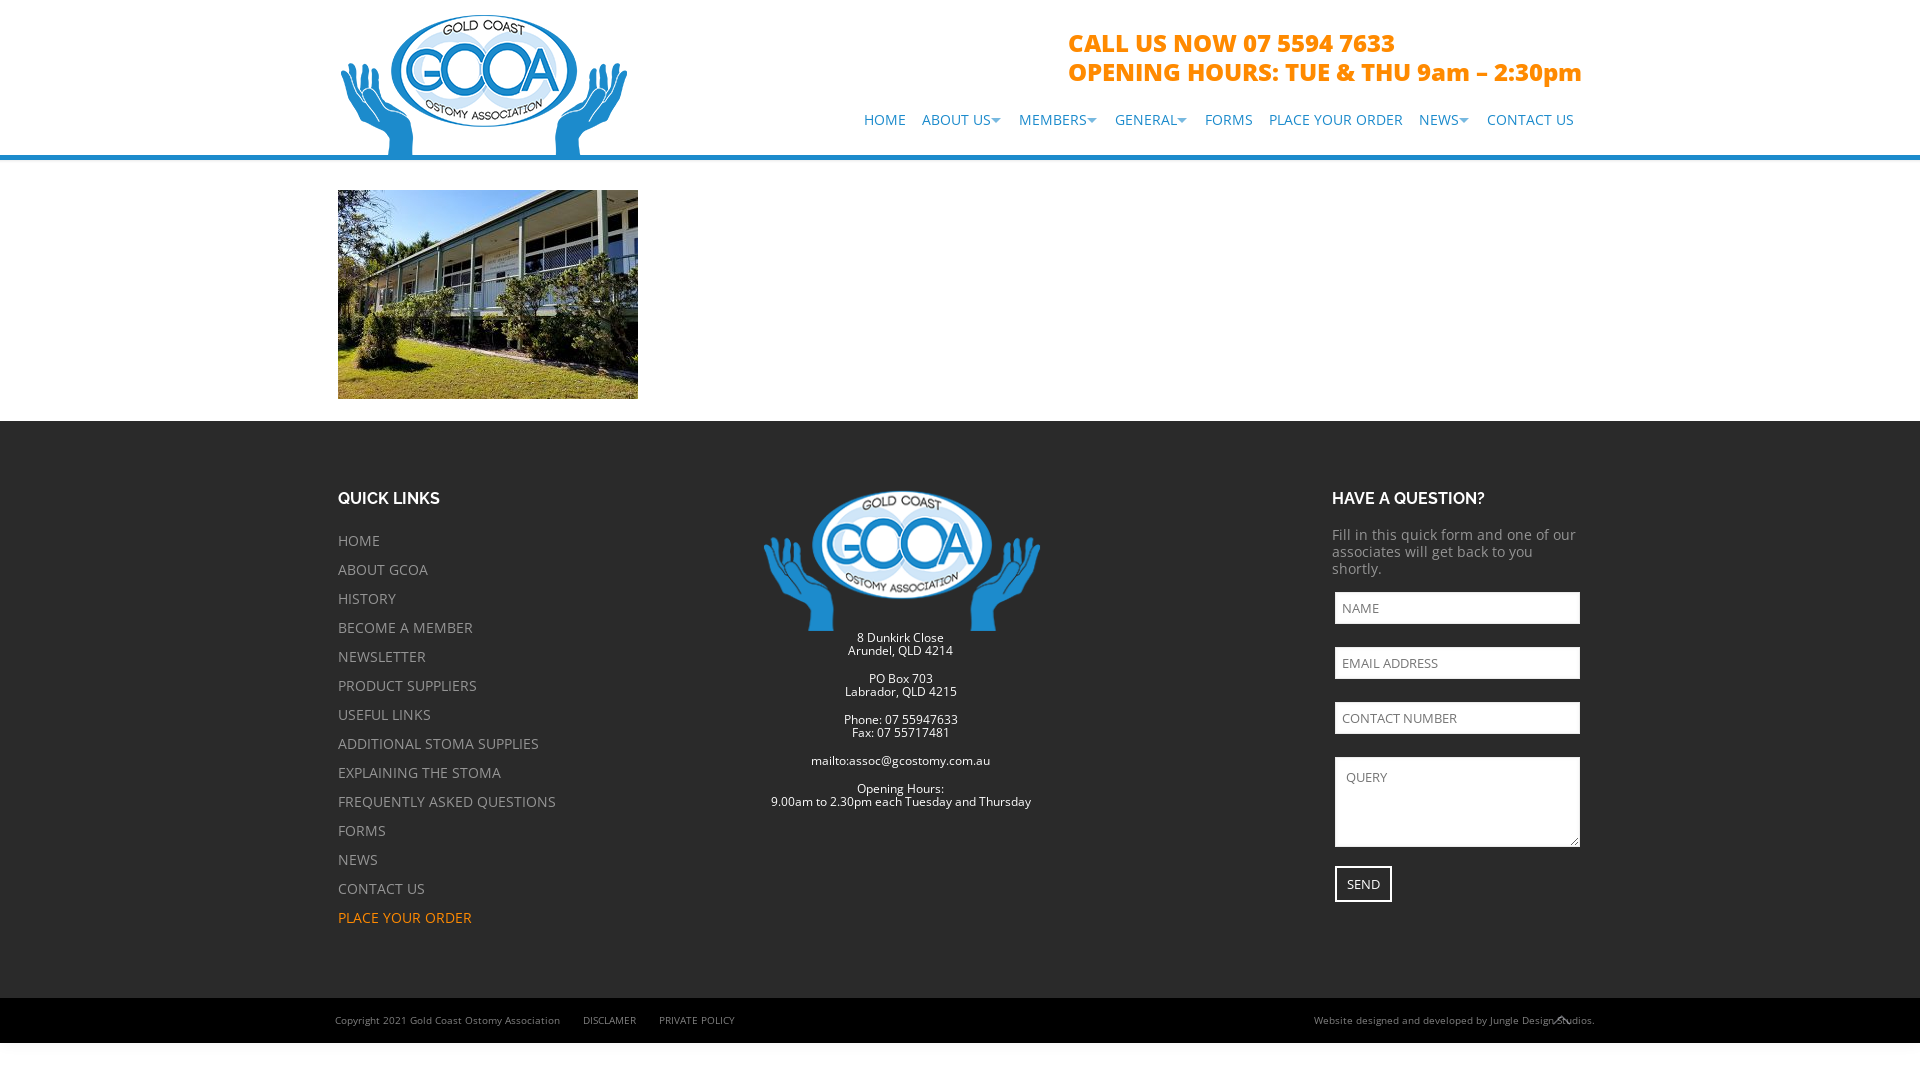  Describe the element at coordinates (608, 1019) in the screenshot. I see `'DISCLAMER'` at that location.